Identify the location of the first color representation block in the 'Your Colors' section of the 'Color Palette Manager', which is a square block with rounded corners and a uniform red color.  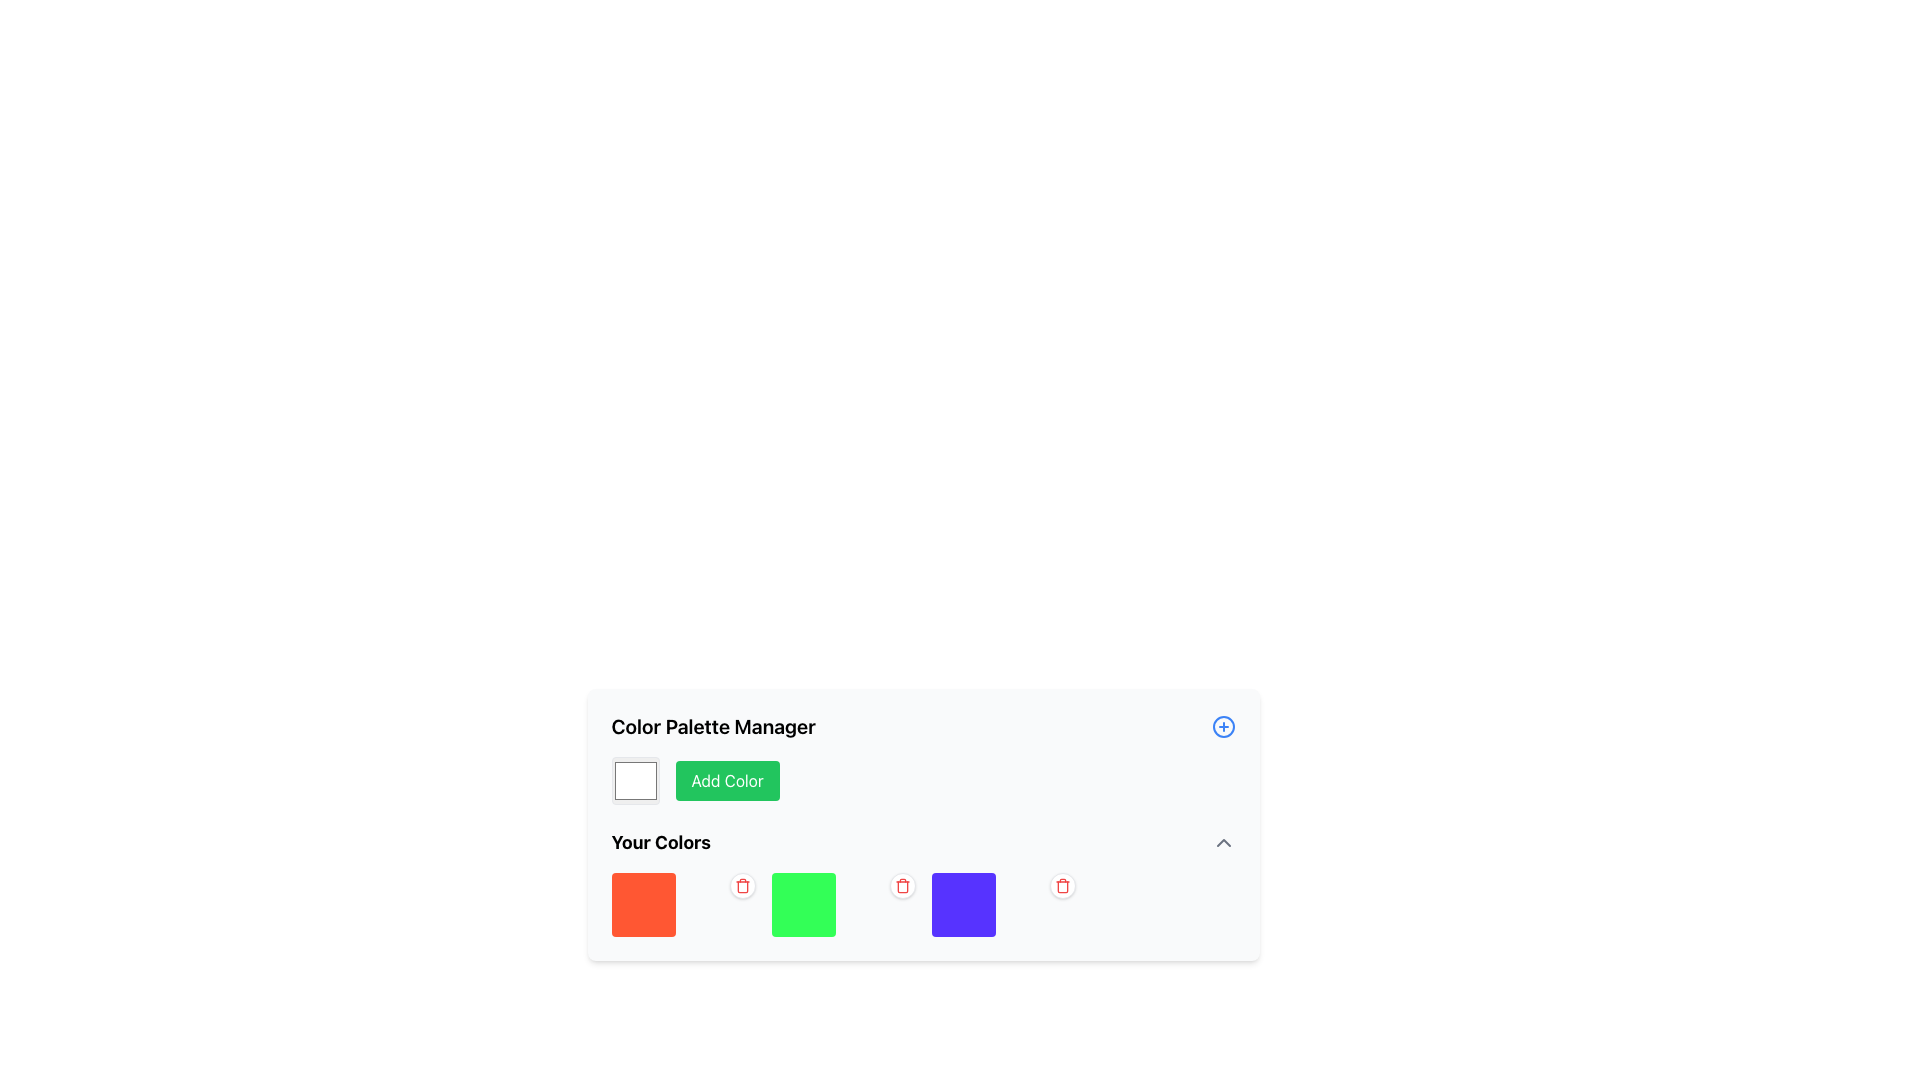
(643, 905).